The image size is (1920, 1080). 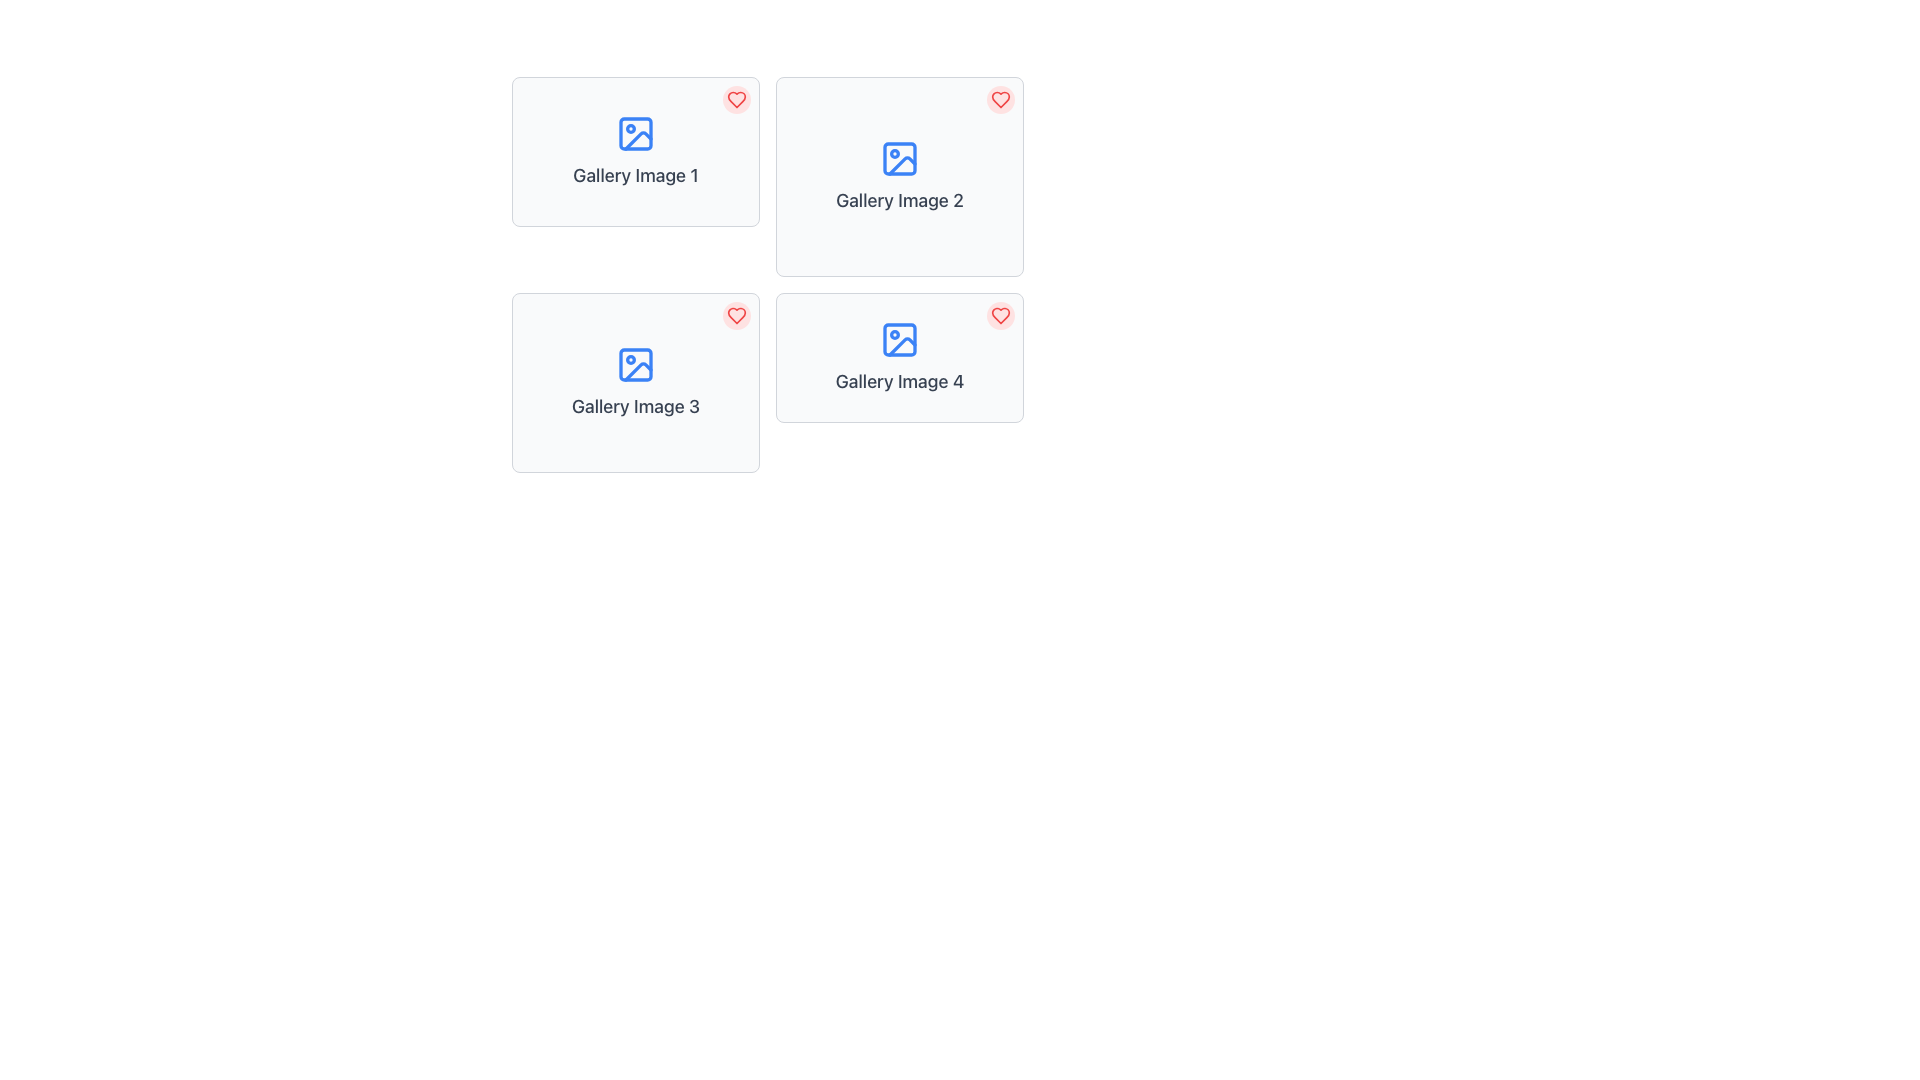 What do you see at coordinates (634, 382) in the screenshot?
I see `the card labeled 'Gallery Image 3' which is styled with rounded corners and located in the third position of the grid layout` at bounding box center [634, 382].